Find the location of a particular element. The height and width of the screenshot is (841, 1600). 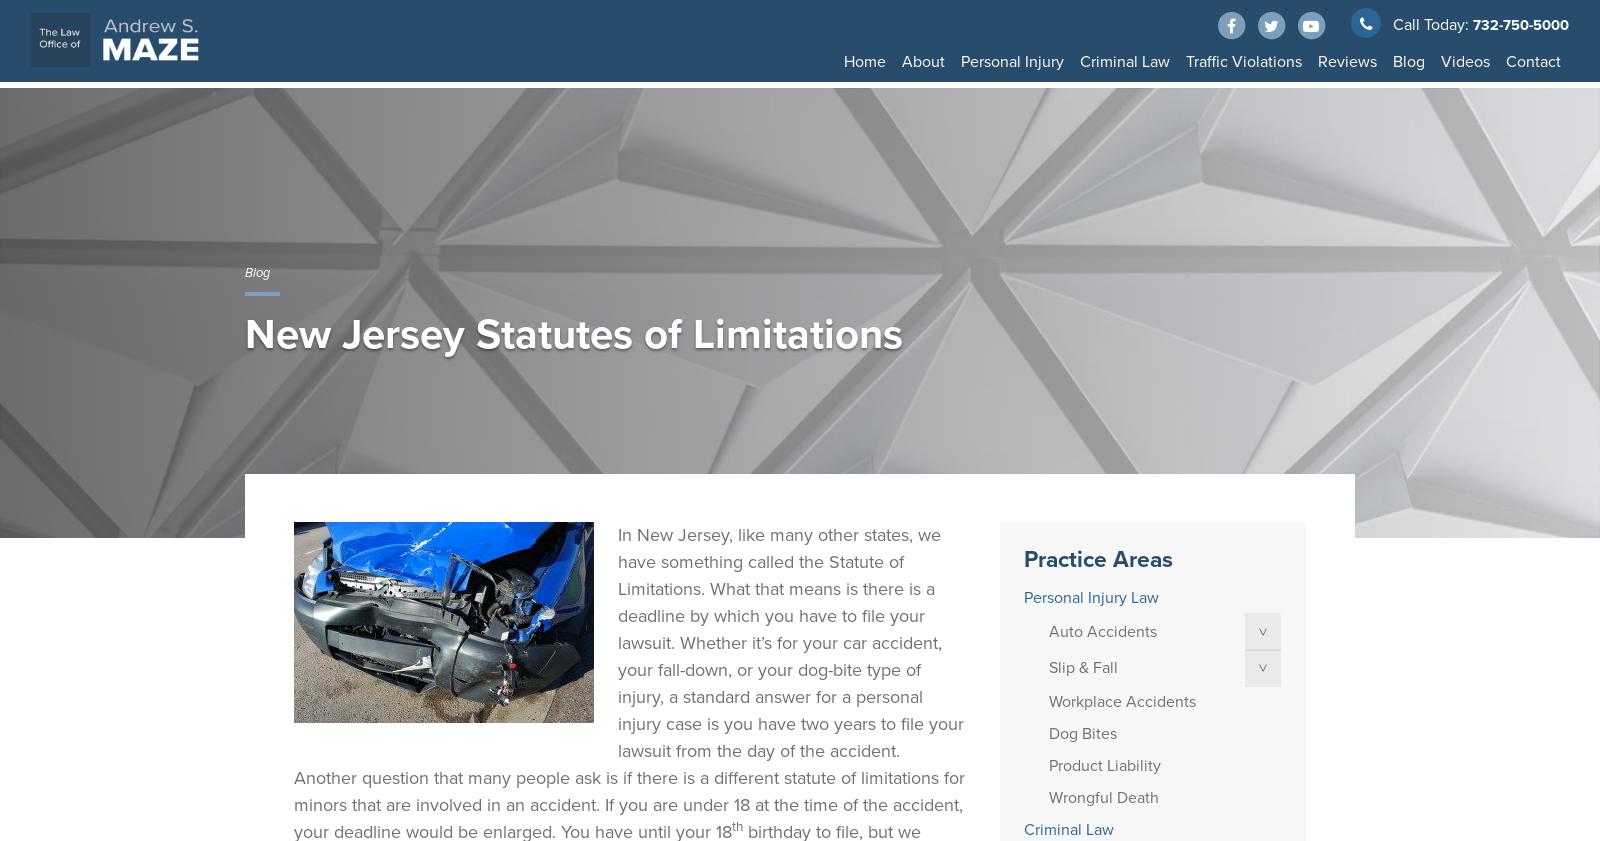

'Injured Passengers' is located at coordinates (1323, 293).